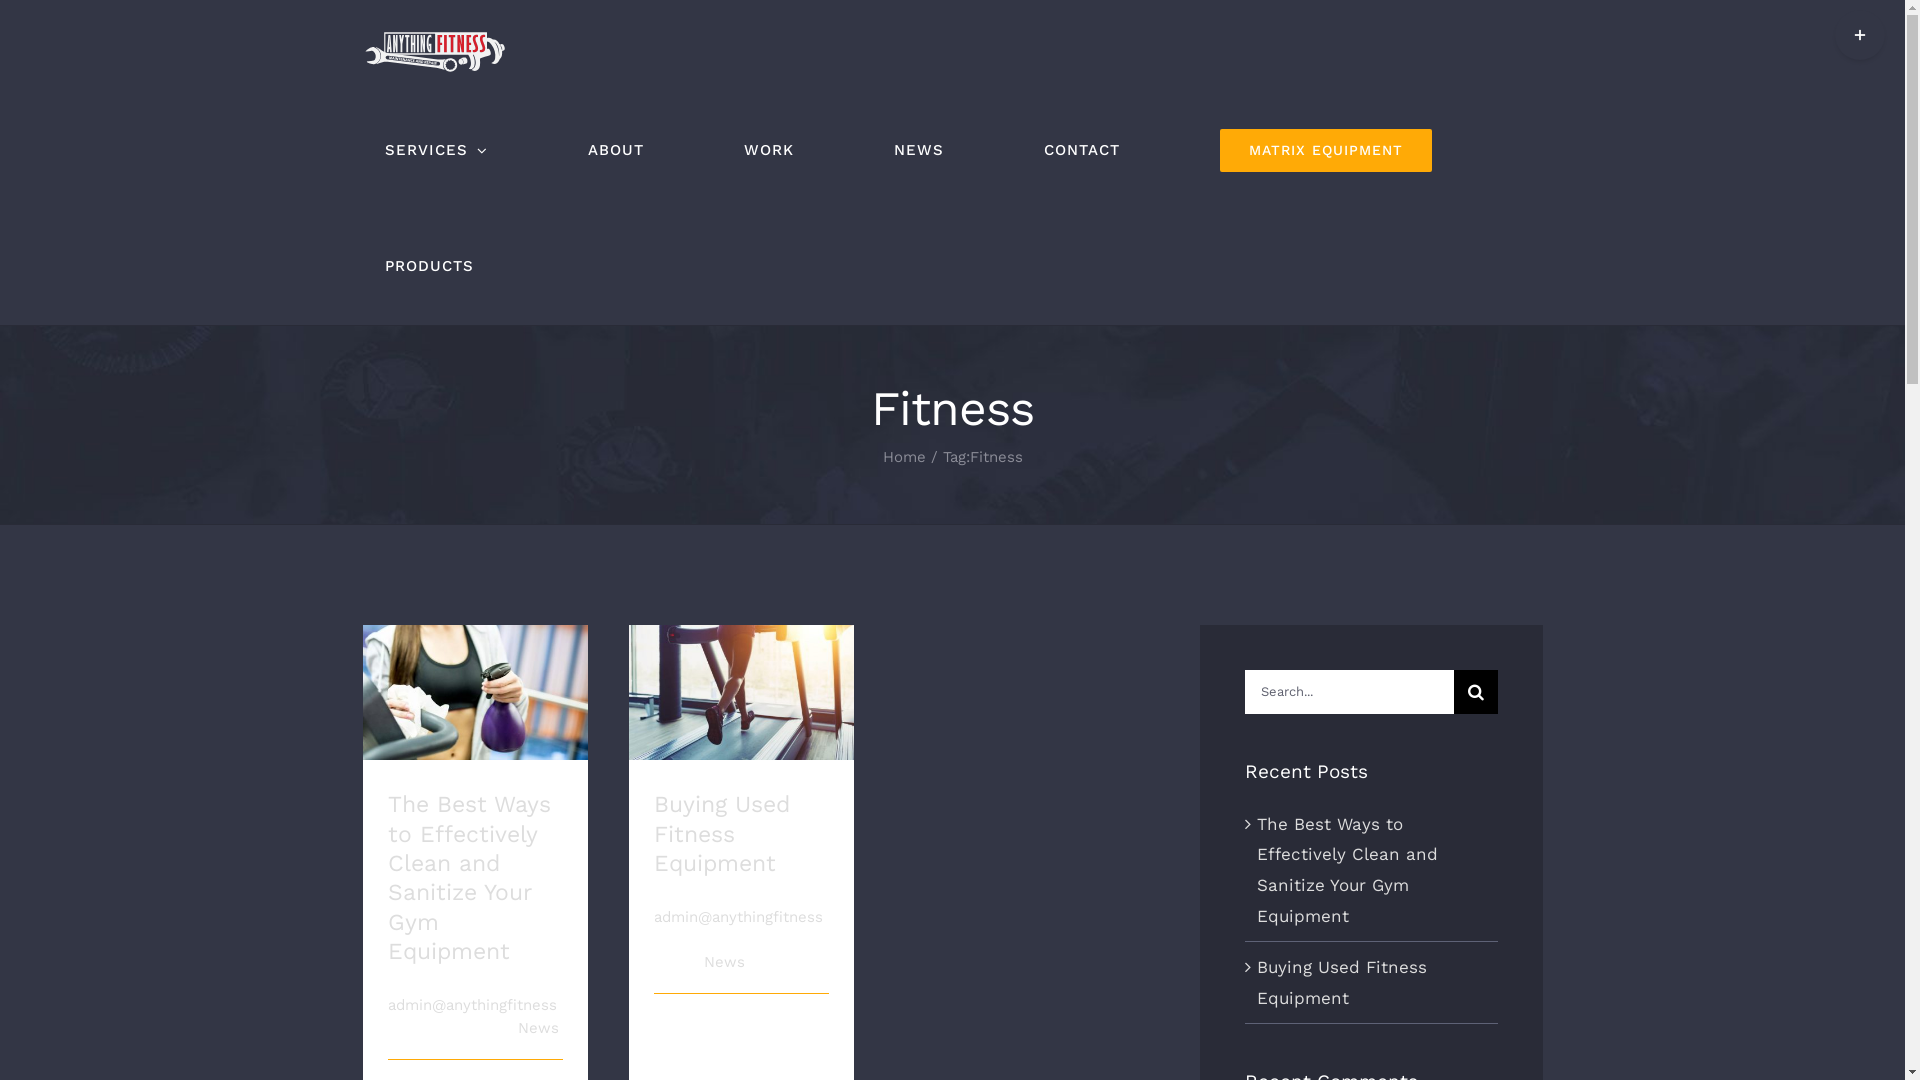 The height and width of the screenshot is (1080, 1920). I want to click on 'Home', so click(902, 456).